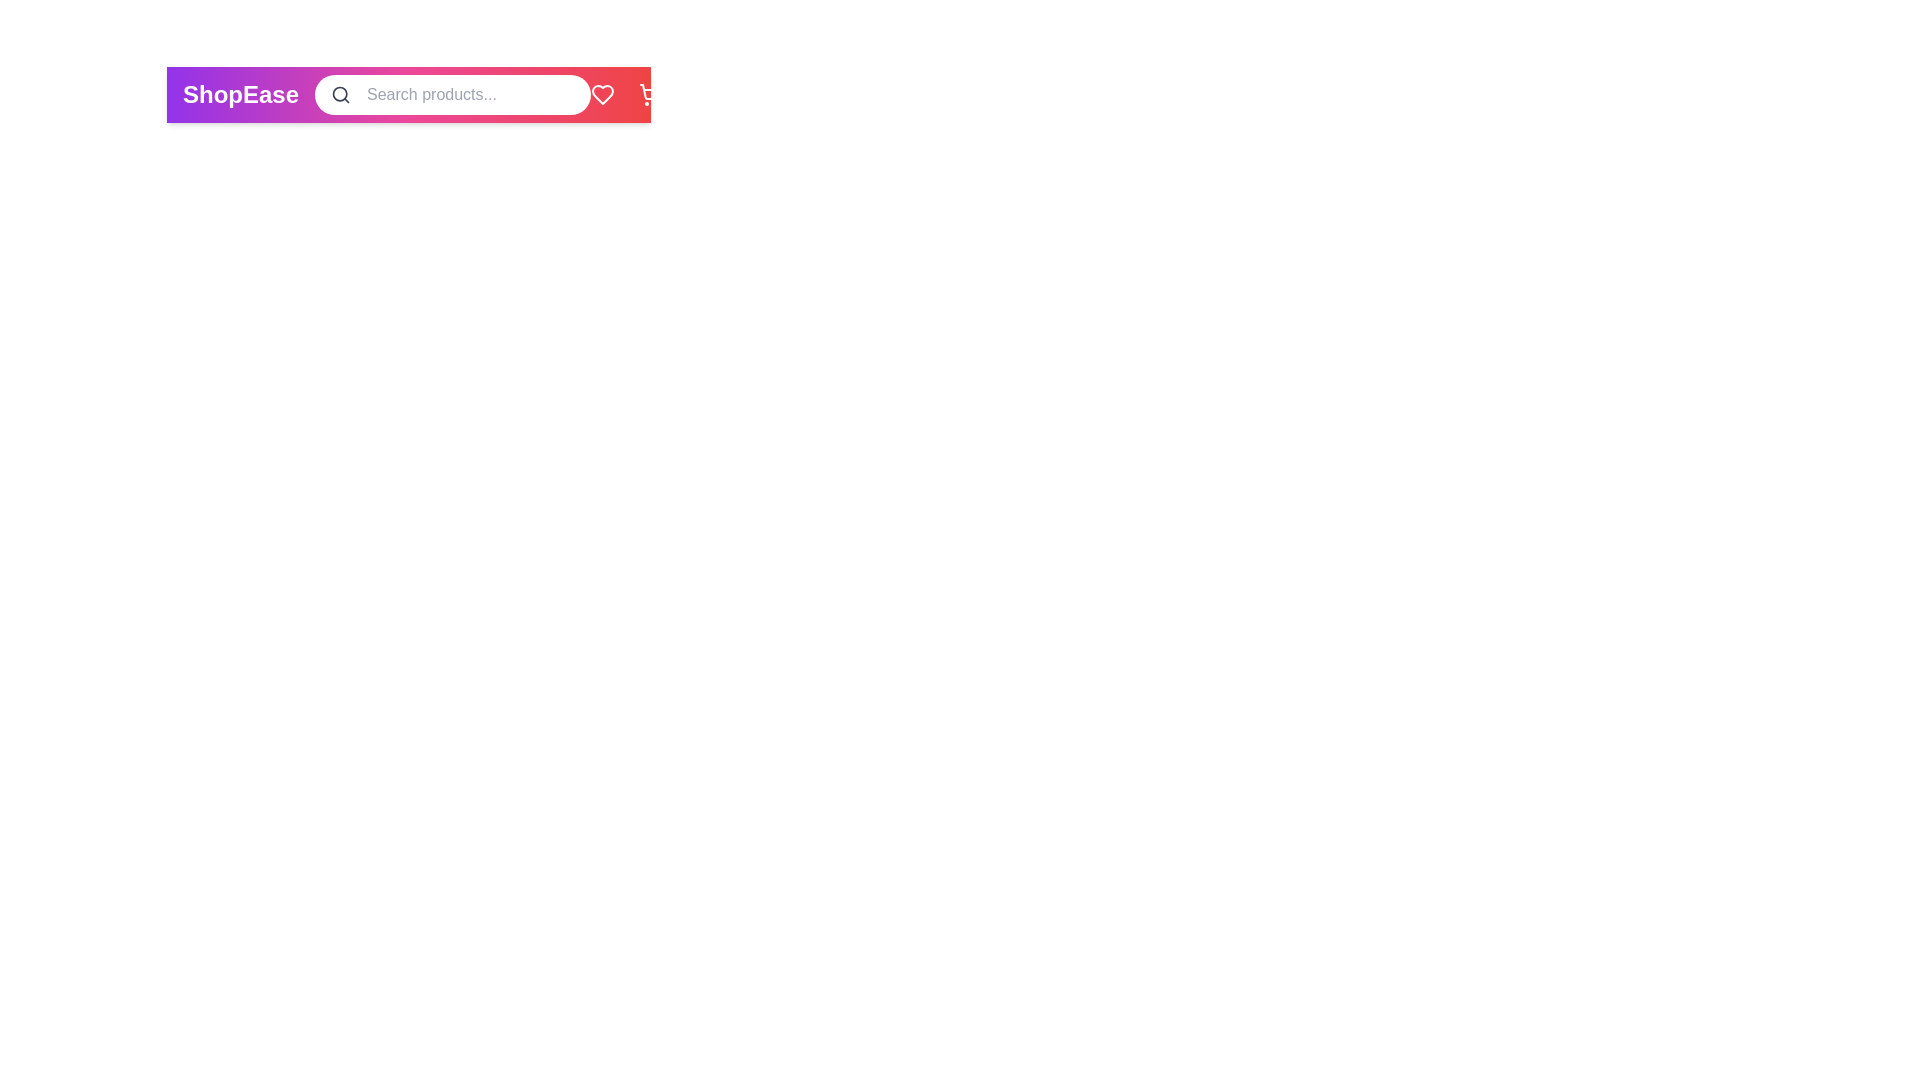 The image size is (1920, 1080). I want to click on the 'ShopEase' brand logo to navigate to the homepage, so click(240, 95).